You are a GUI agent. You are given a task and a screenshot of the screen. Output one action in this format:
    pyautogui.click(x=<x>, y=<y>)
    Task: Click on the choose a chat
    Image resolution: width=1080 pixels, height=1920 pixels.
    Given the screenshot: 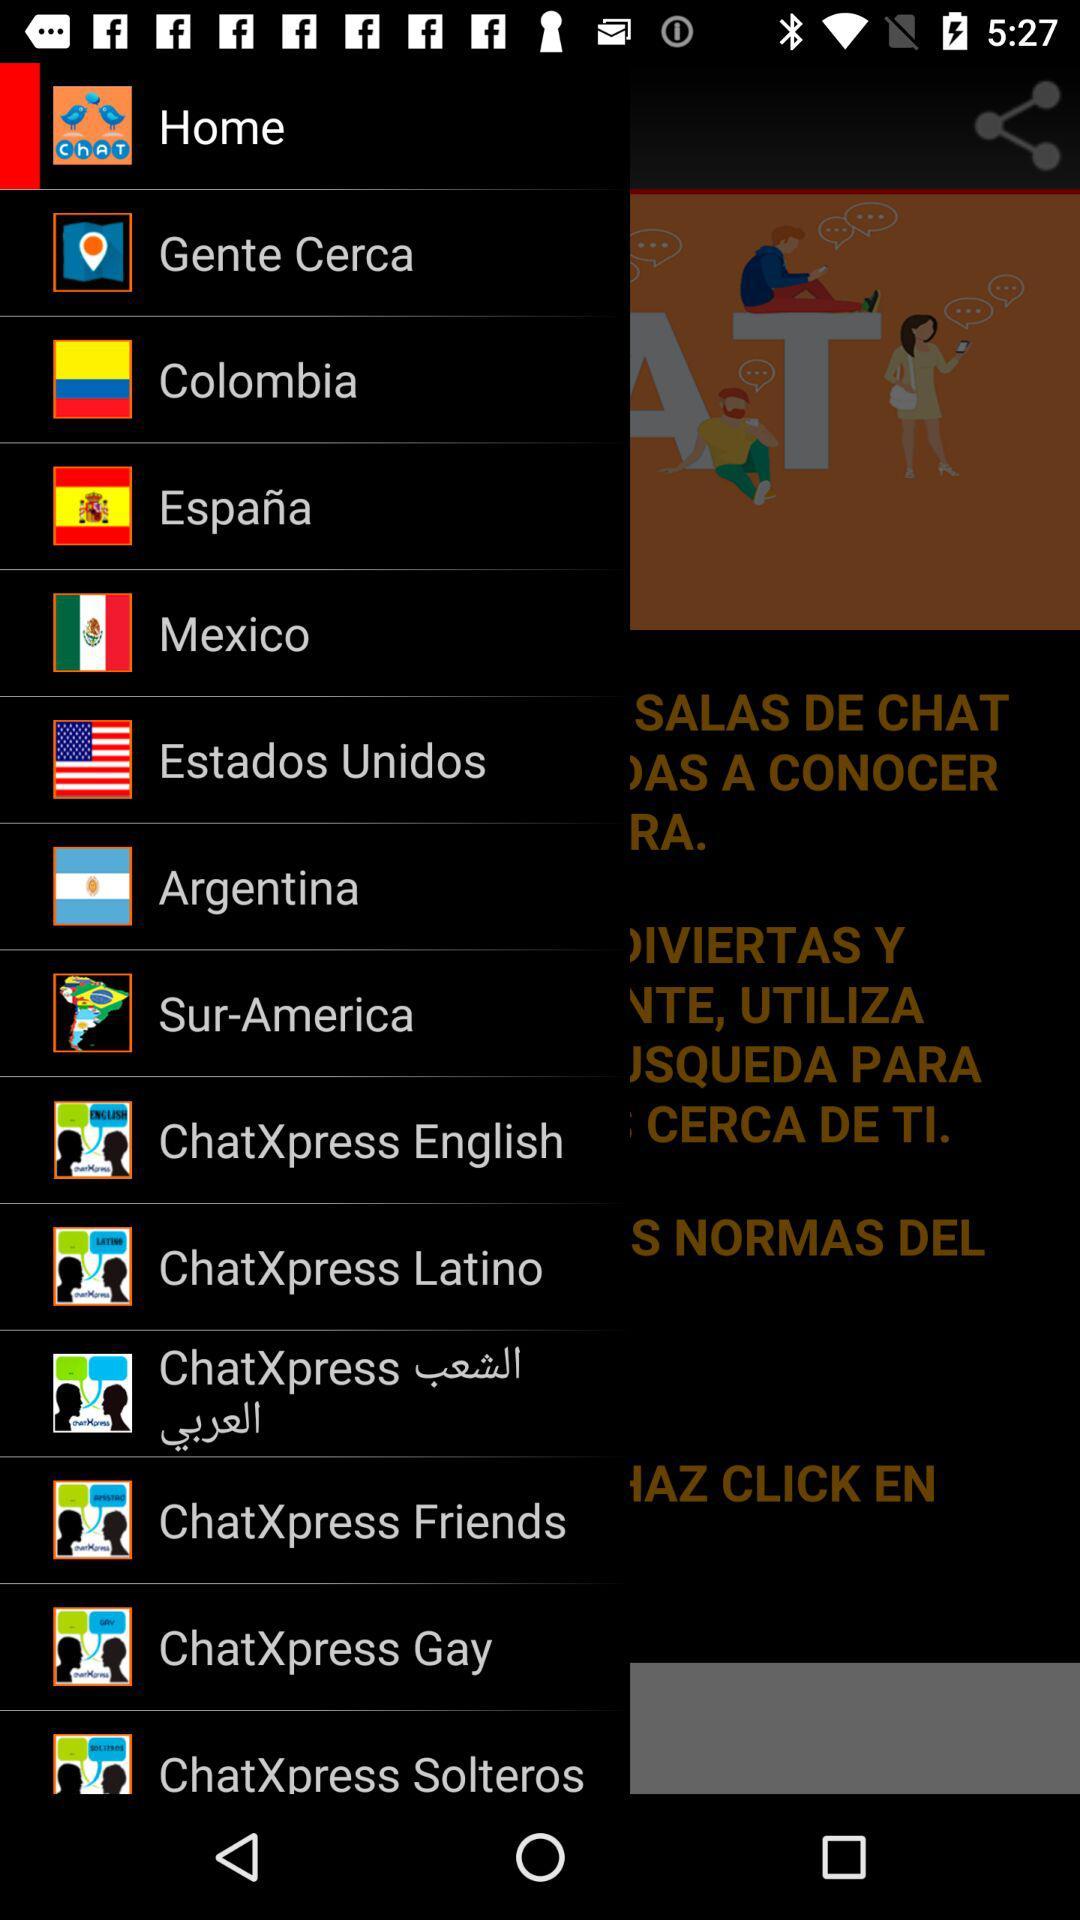 What is the action you would take?
    pyautogui.click(x=540, y=927)
    